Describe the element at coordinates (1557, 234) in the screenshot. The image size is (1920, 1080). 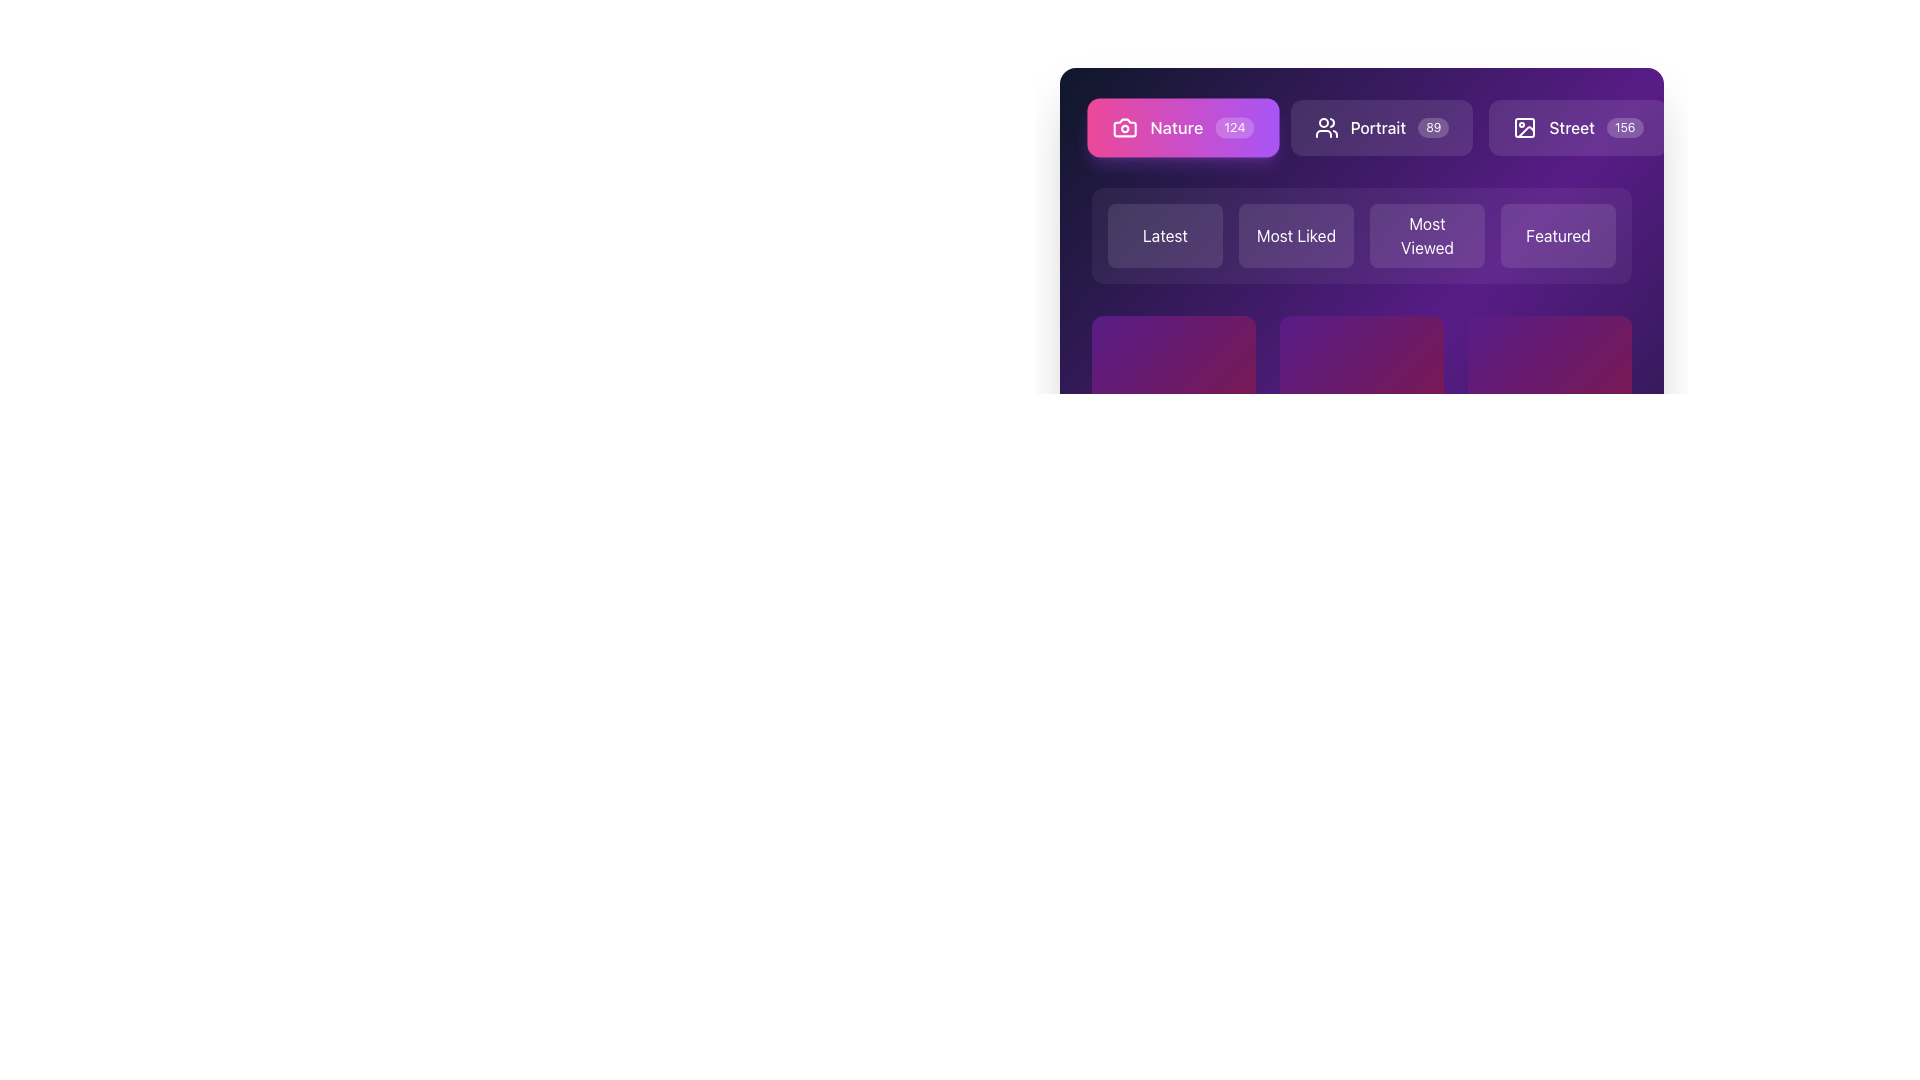
I see `the 'Featured' filter button, which is the fourth button from the left in a row of four buttons, located below category tabs and above content cards, to change its background` at that location.